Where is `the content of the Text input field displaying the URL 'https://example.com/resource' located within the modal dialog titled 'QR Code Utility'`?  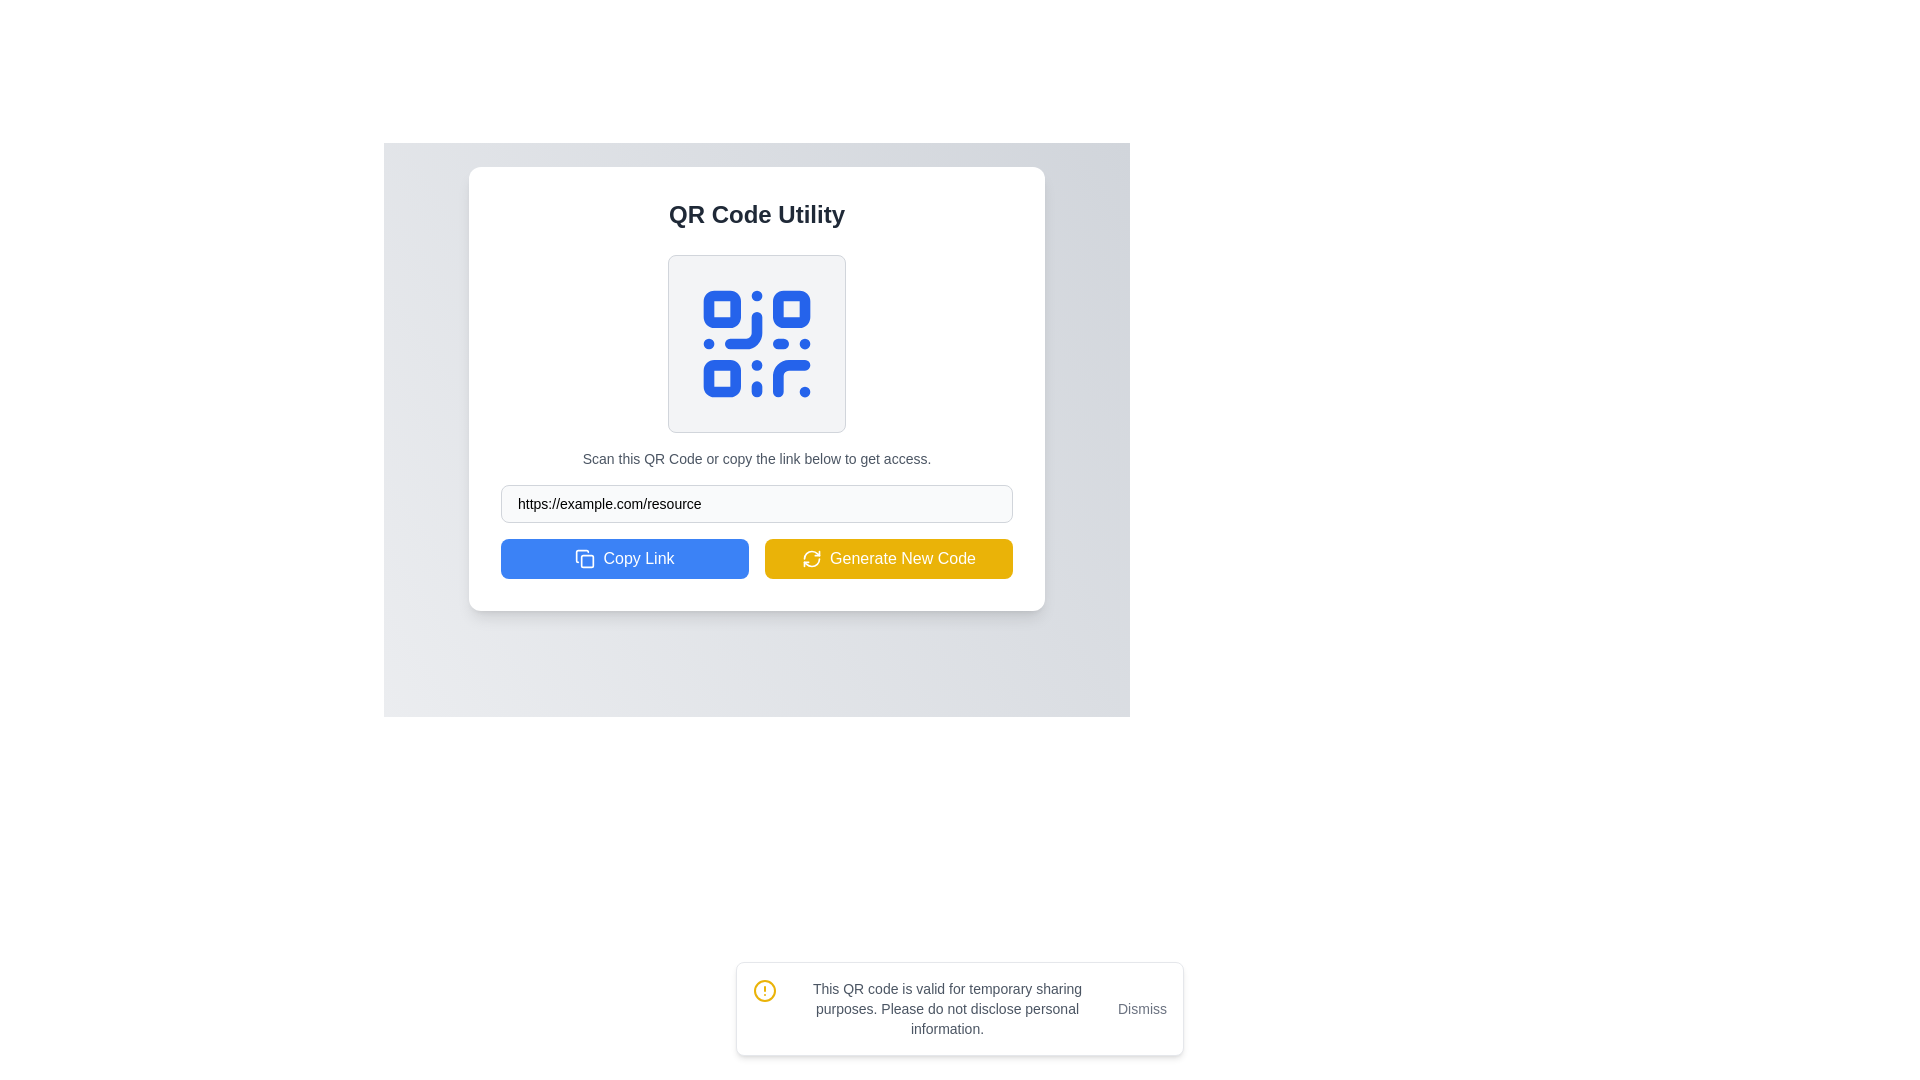
the content of the Text input field displaying the URL 'https://example.com/resource' located within the modal dialog titled 'QR Code Utility' is located at coordinates (756, 503).